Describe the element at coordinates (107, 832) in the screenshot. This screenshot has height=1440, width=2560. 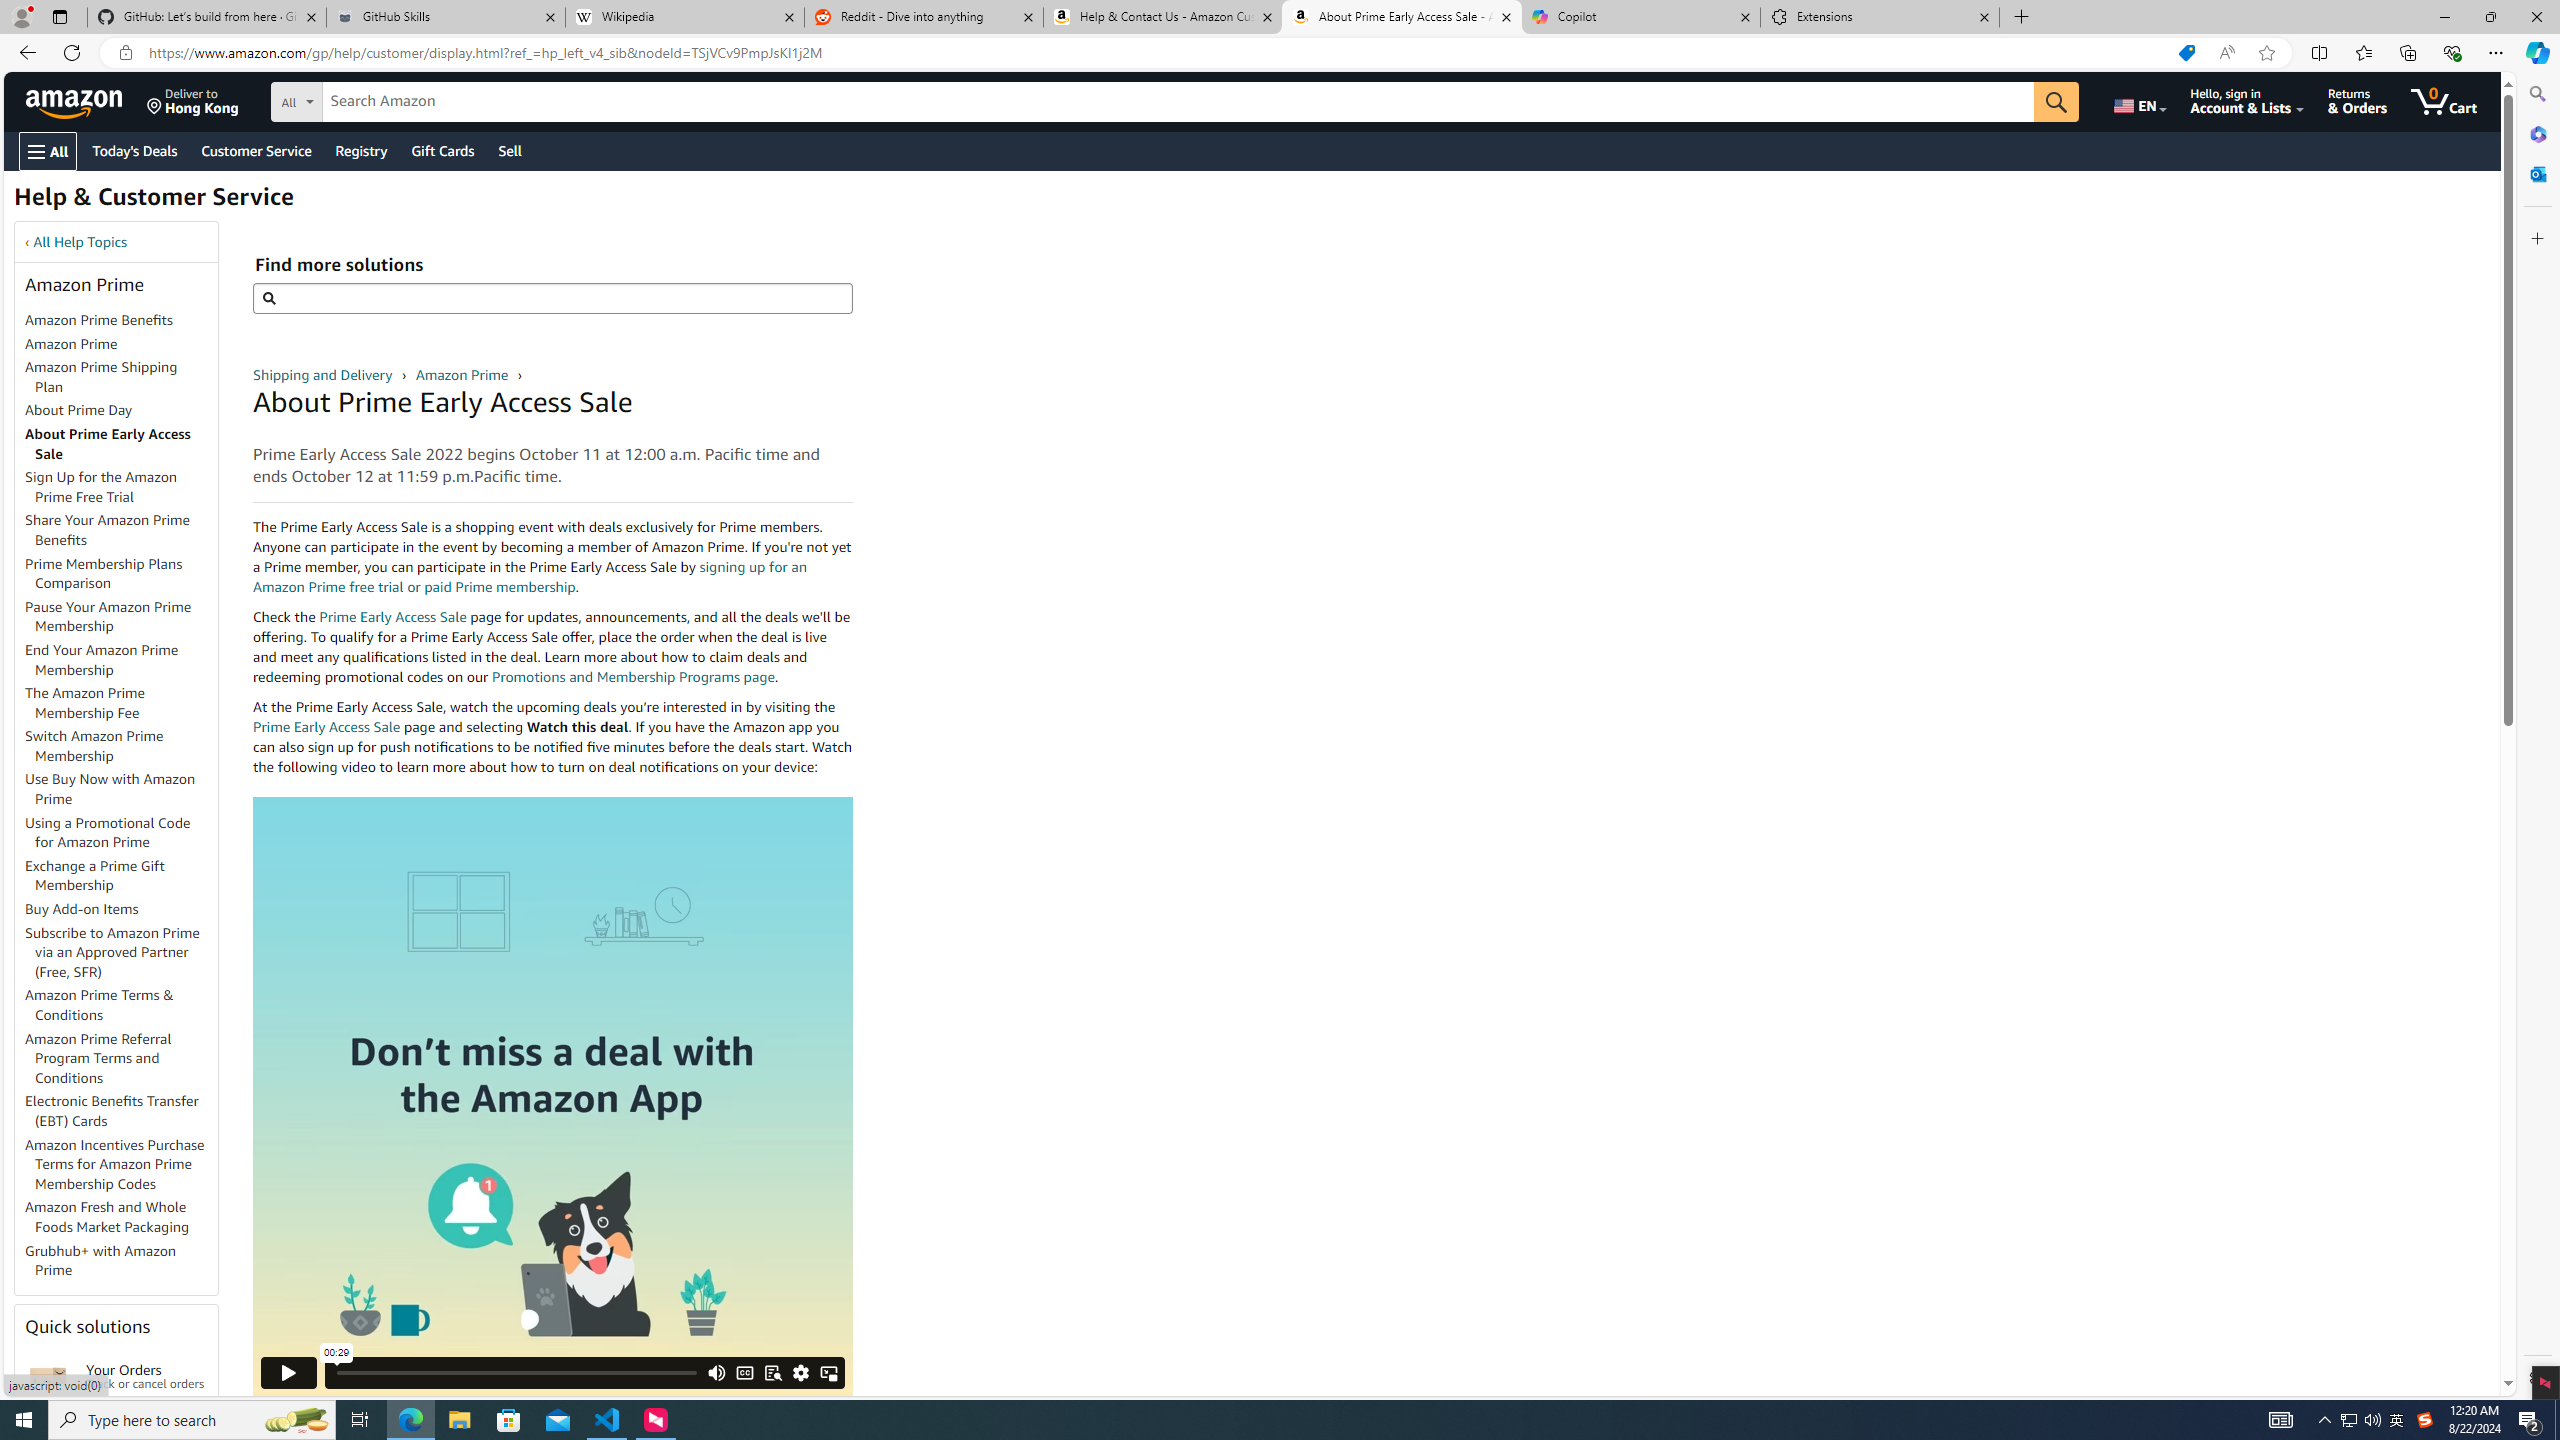
I see `'Using a Promotional Code for Amazon Prime'` at that location.